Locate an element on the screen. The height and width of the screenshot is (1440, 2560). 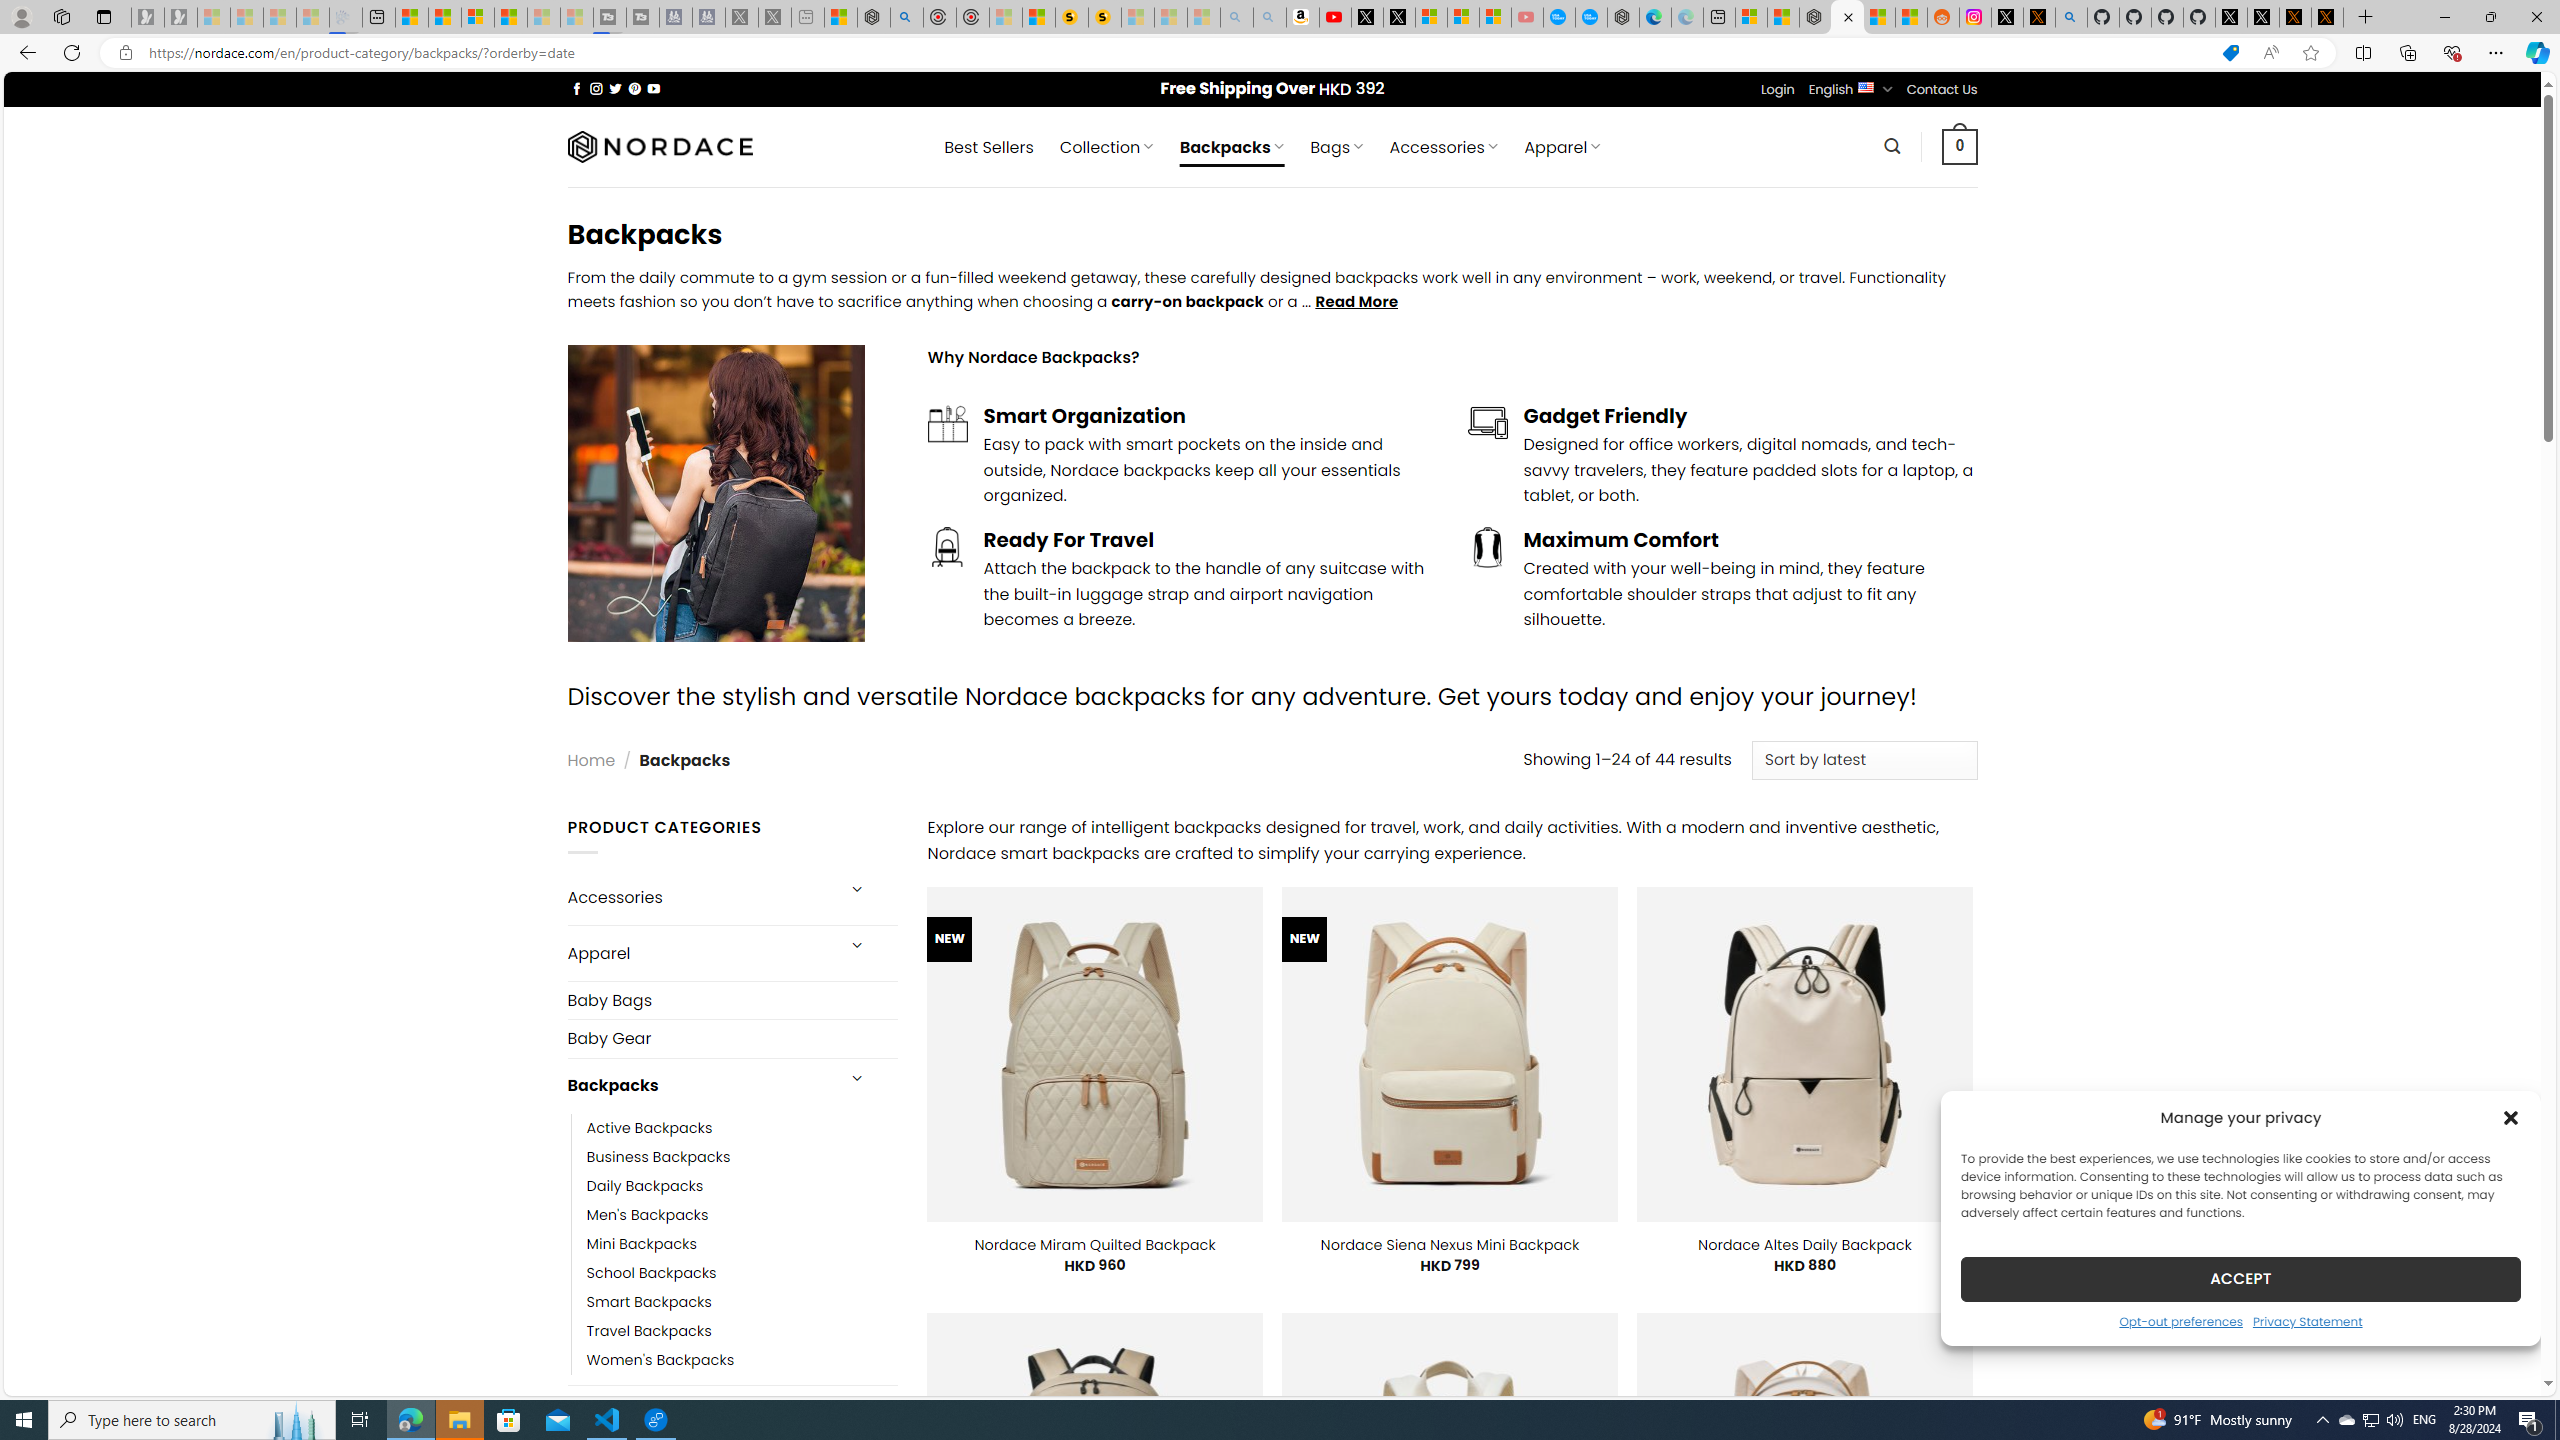
'Women' is located at coordinates (660, 1359).